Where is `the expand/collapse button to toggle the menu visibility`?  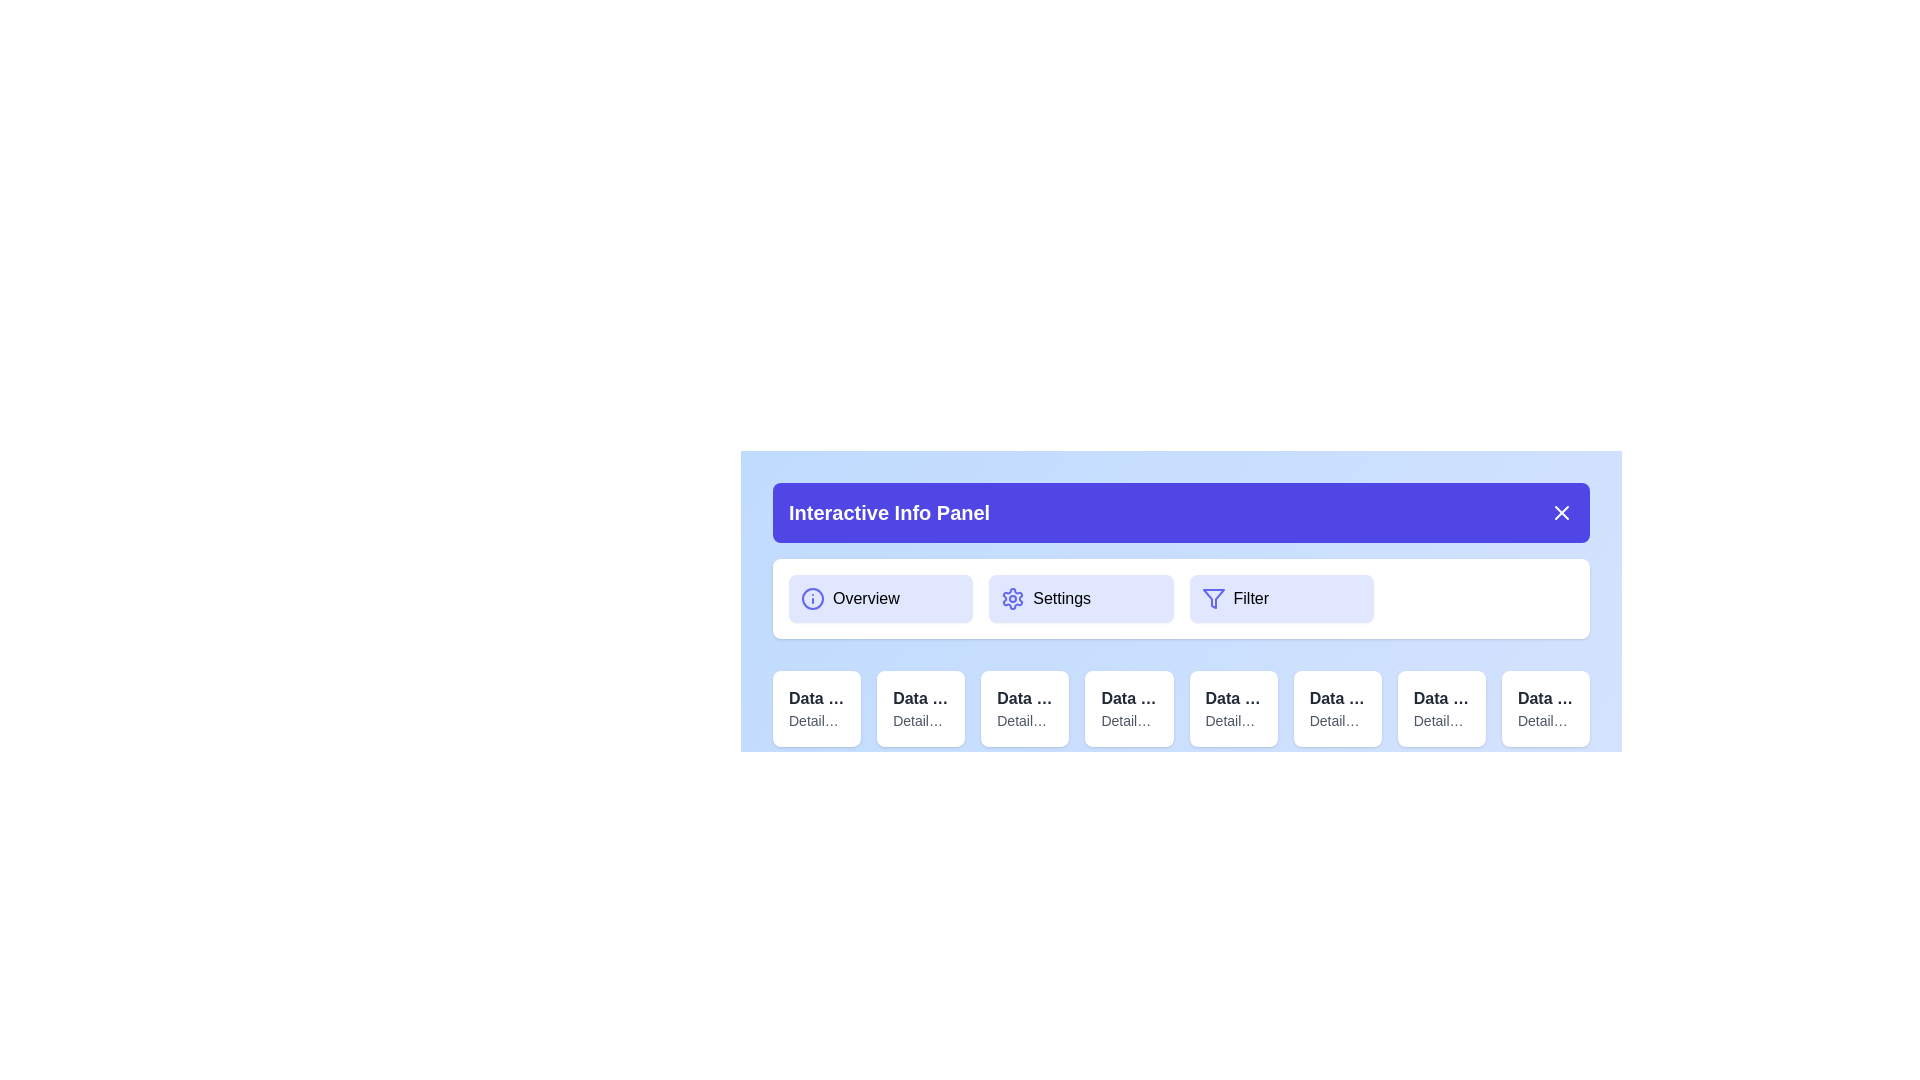 the expand/collapse button to toggle the menu visibility is located at coordinates (1560, 512).